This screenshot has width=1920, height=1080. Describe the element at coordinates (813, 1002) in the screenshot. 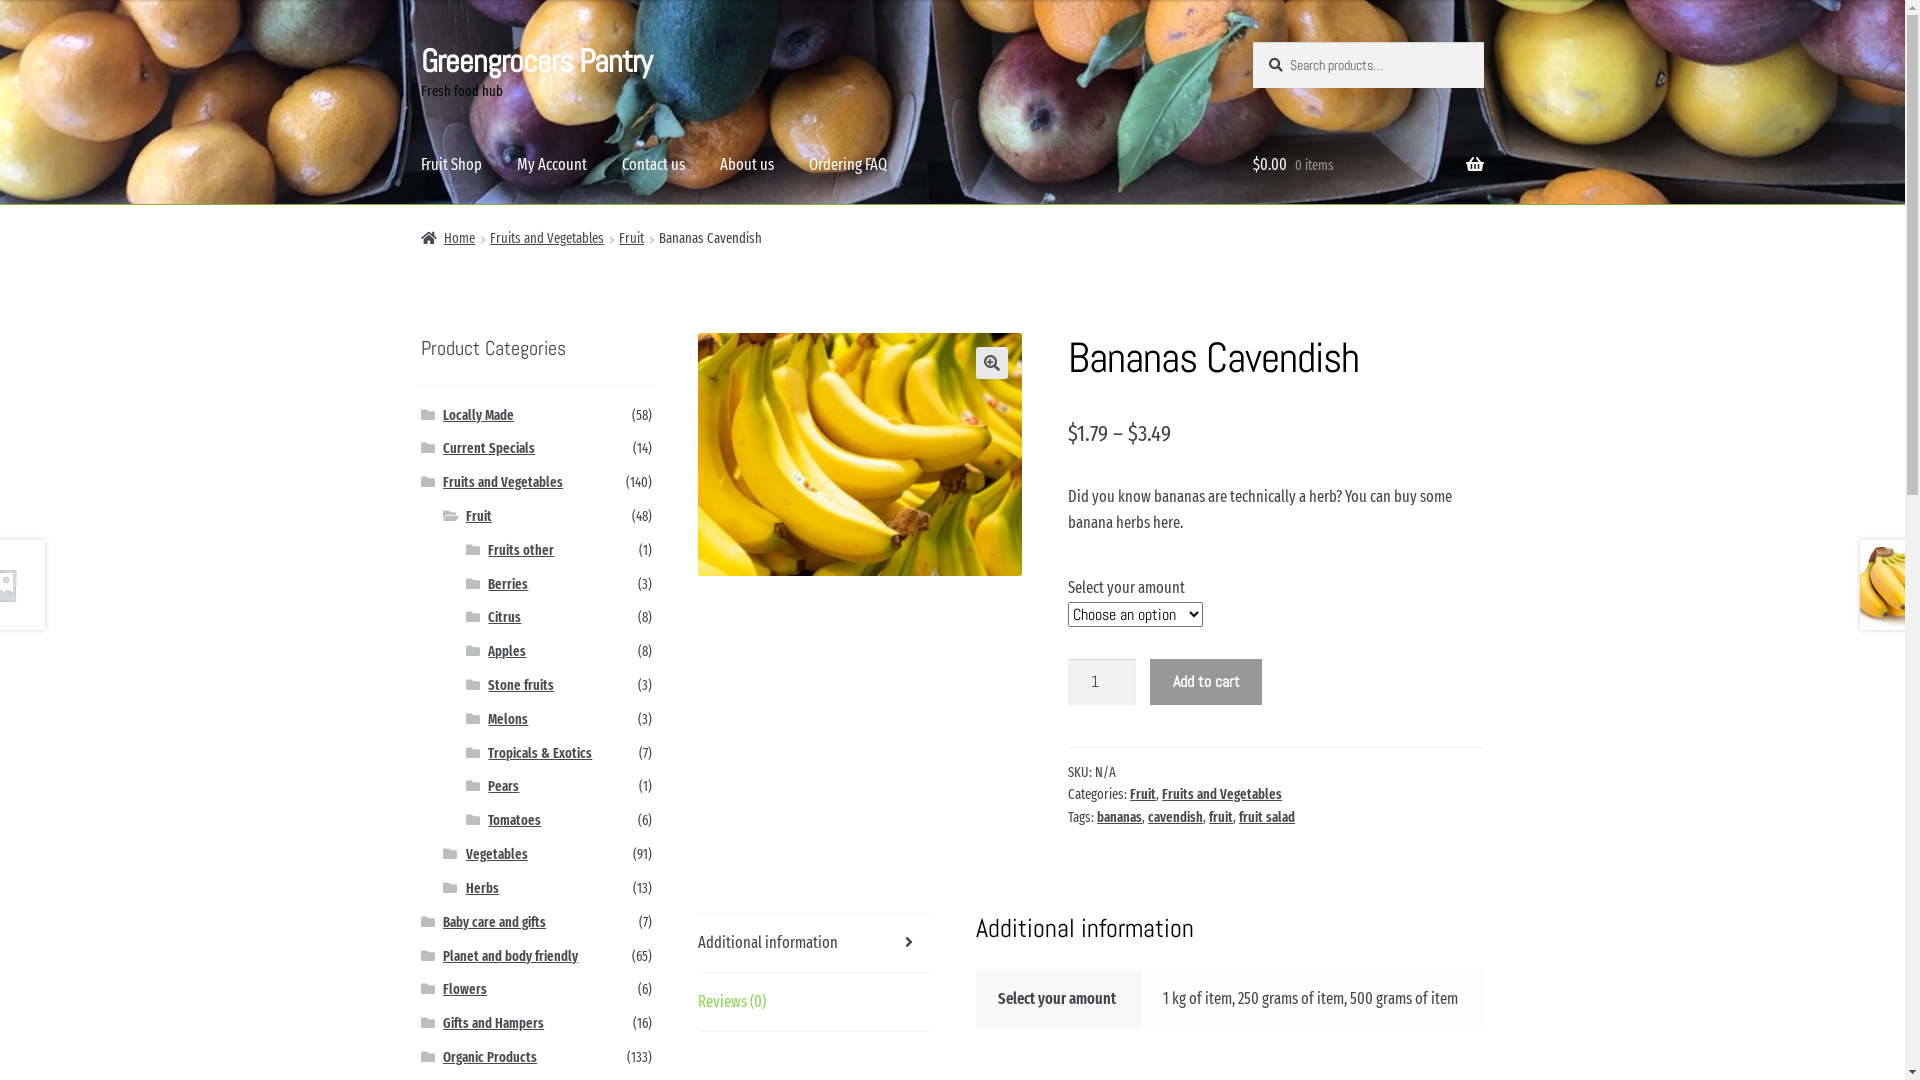

I see `'Reviews (0)'` at that location.